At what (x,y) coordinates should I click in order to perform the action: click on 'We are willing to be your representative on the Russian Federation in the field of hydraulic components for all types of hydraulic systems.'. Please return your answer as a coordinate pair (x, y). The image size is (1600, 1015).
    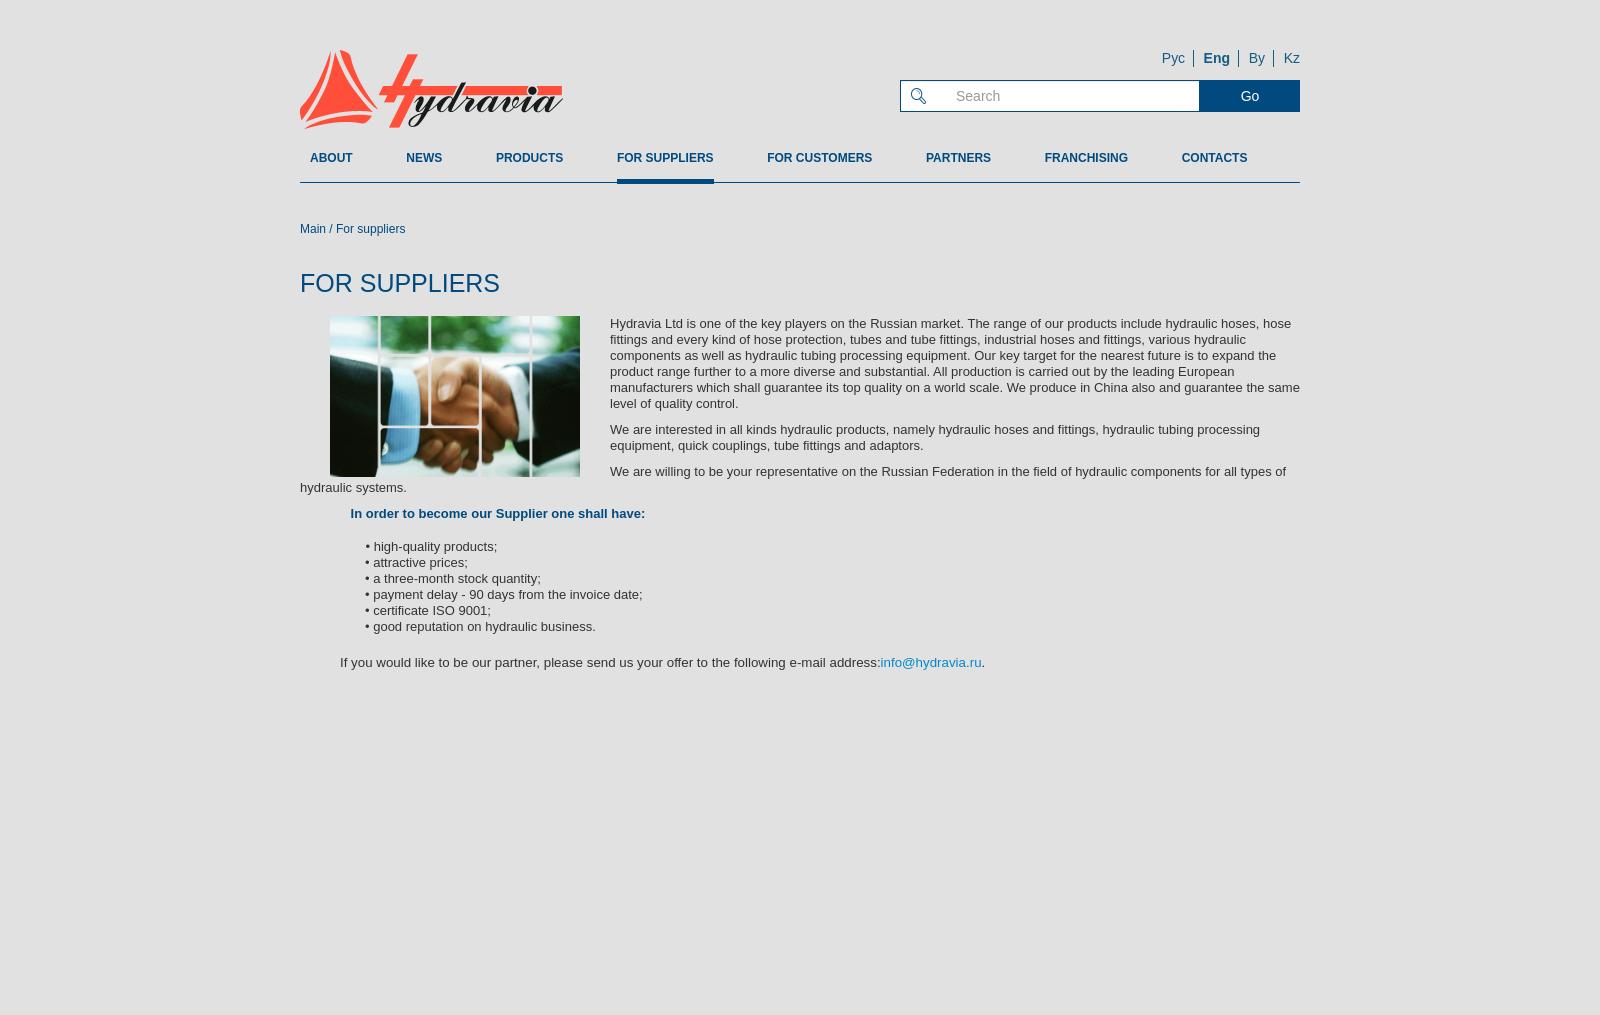
    Looking at the image, I should click on (300, 478).